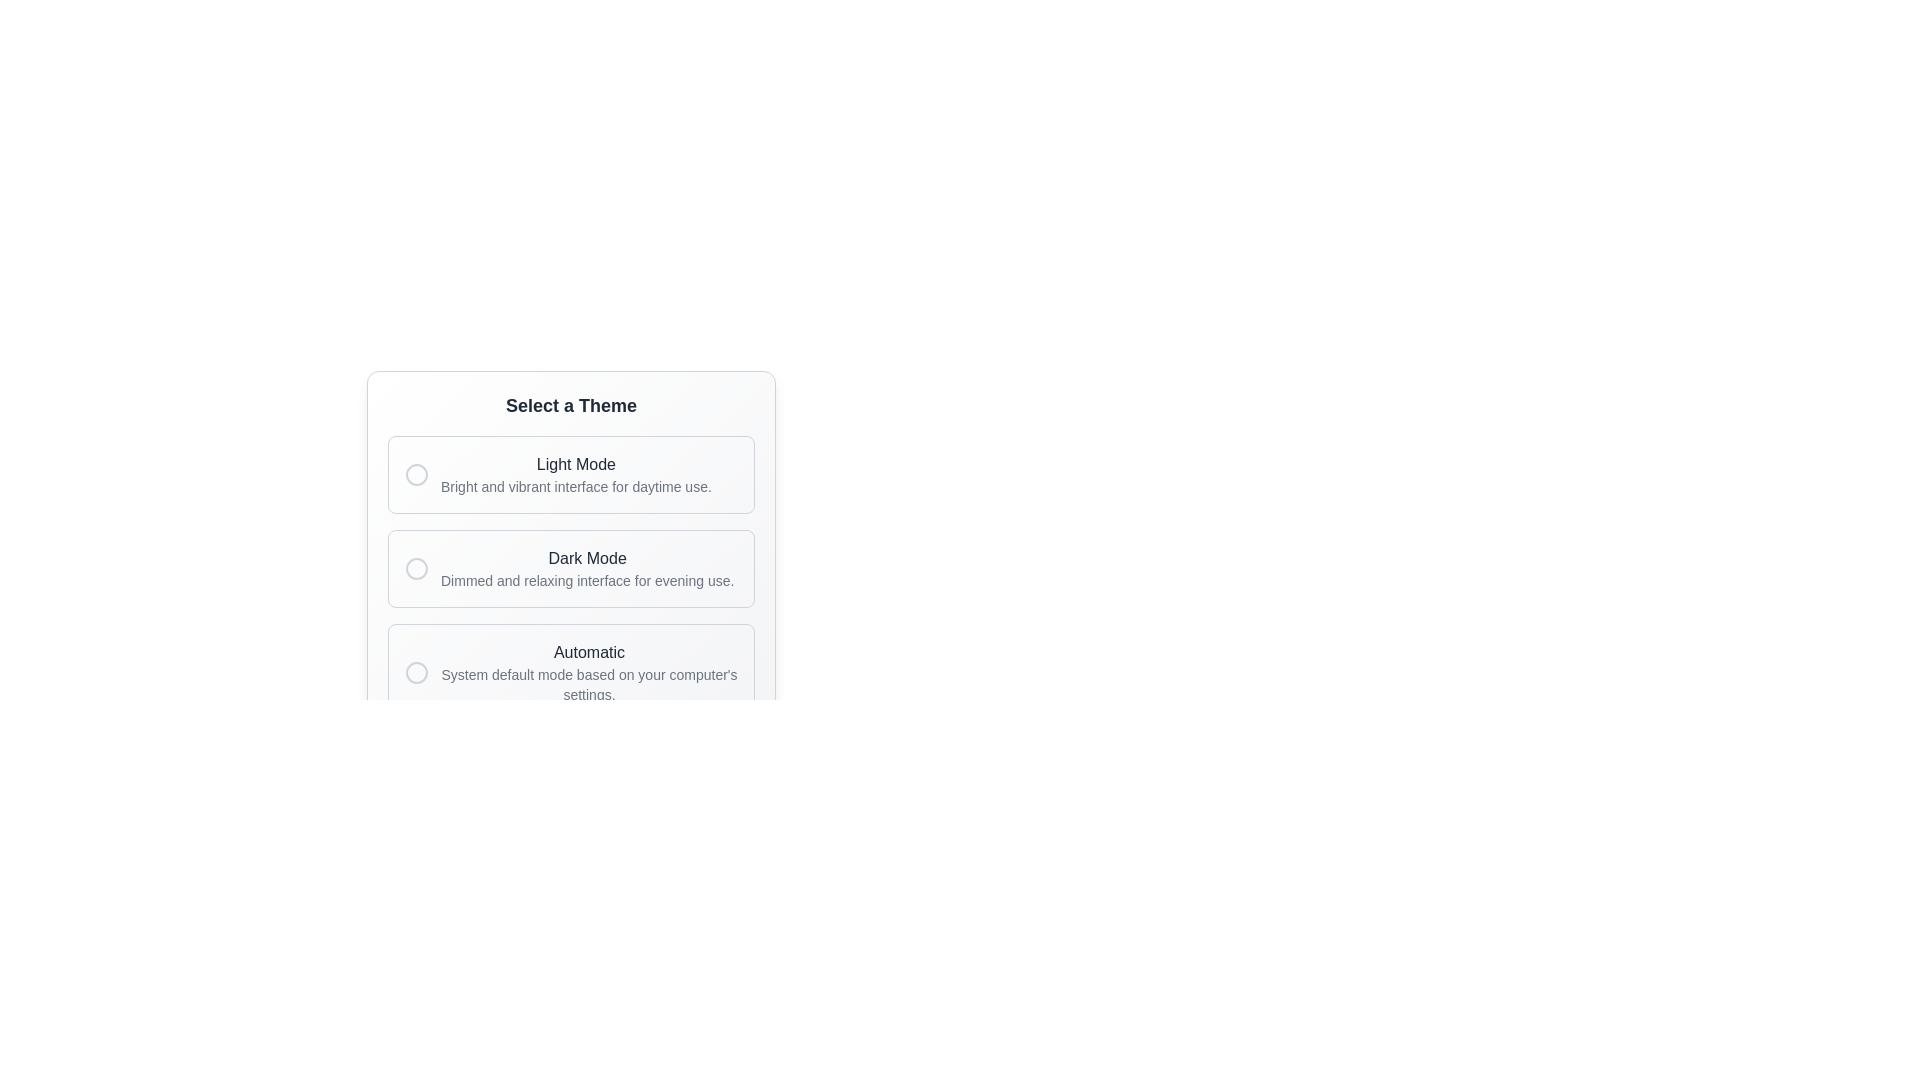  What do you see at coordinates (575, 465) in the screenshot?
I see `the Text Label that serves as the title or option label for selecting a theme mode, located centrally above the description text` at bounding box center [575, 465].